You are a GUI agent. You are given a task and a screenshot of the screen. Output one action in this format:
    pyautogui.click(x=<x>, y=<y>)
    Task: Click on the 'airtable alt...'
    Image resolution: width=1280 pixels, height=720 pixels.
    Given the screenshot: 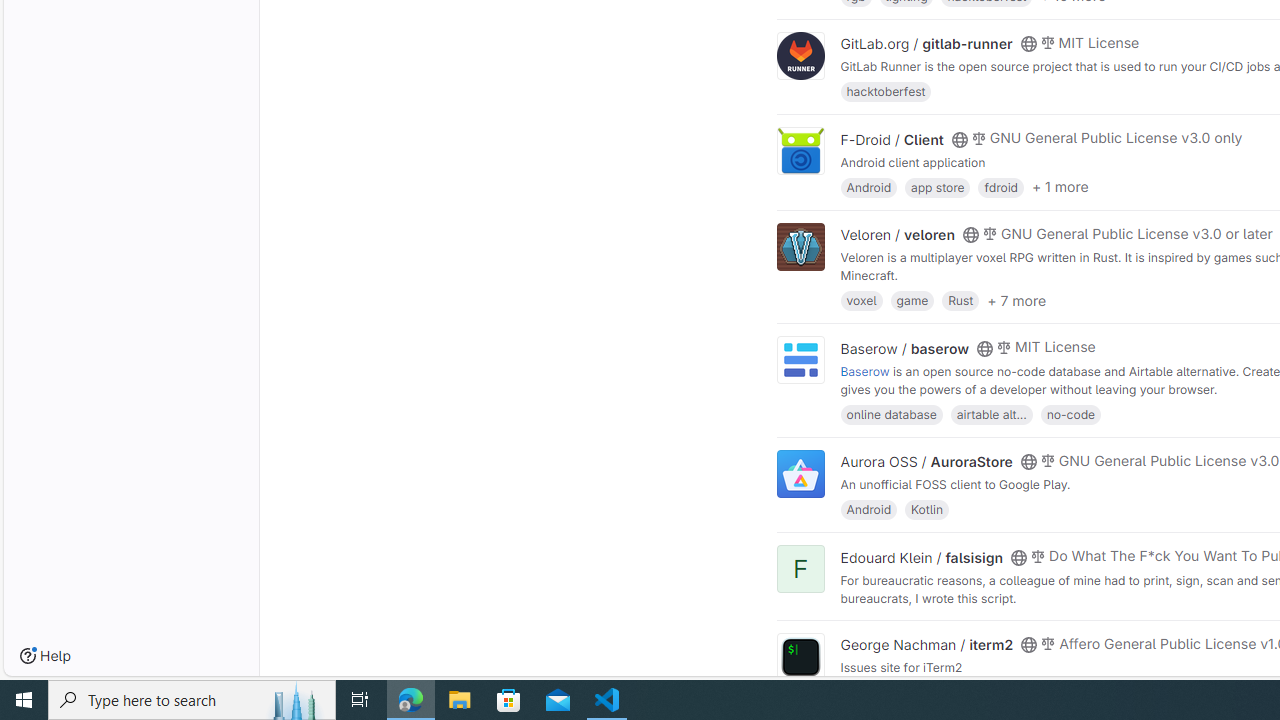 What is the action you would take?
    pyautogui.click(x=991, y=412)
    